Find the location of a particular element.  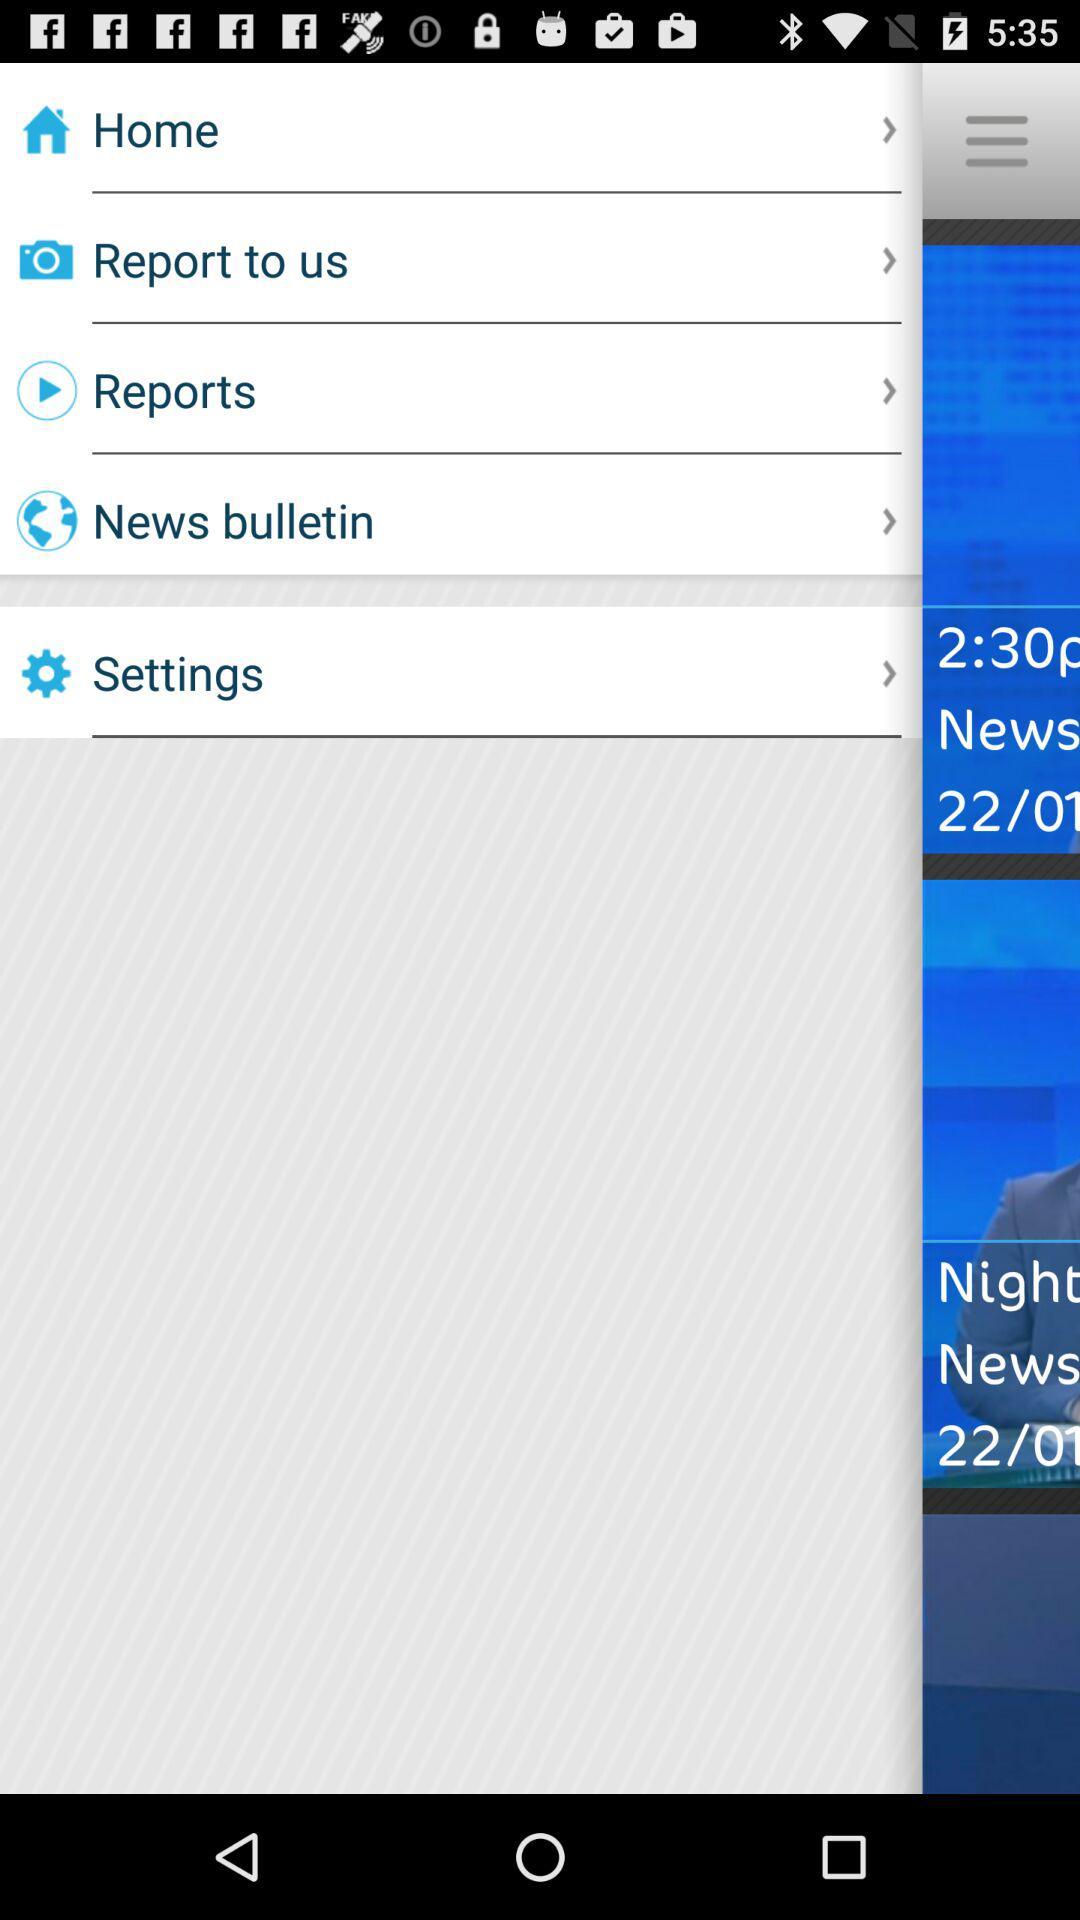

the right arrow which is to the right side of reports option is located at coordinates (890, 389).